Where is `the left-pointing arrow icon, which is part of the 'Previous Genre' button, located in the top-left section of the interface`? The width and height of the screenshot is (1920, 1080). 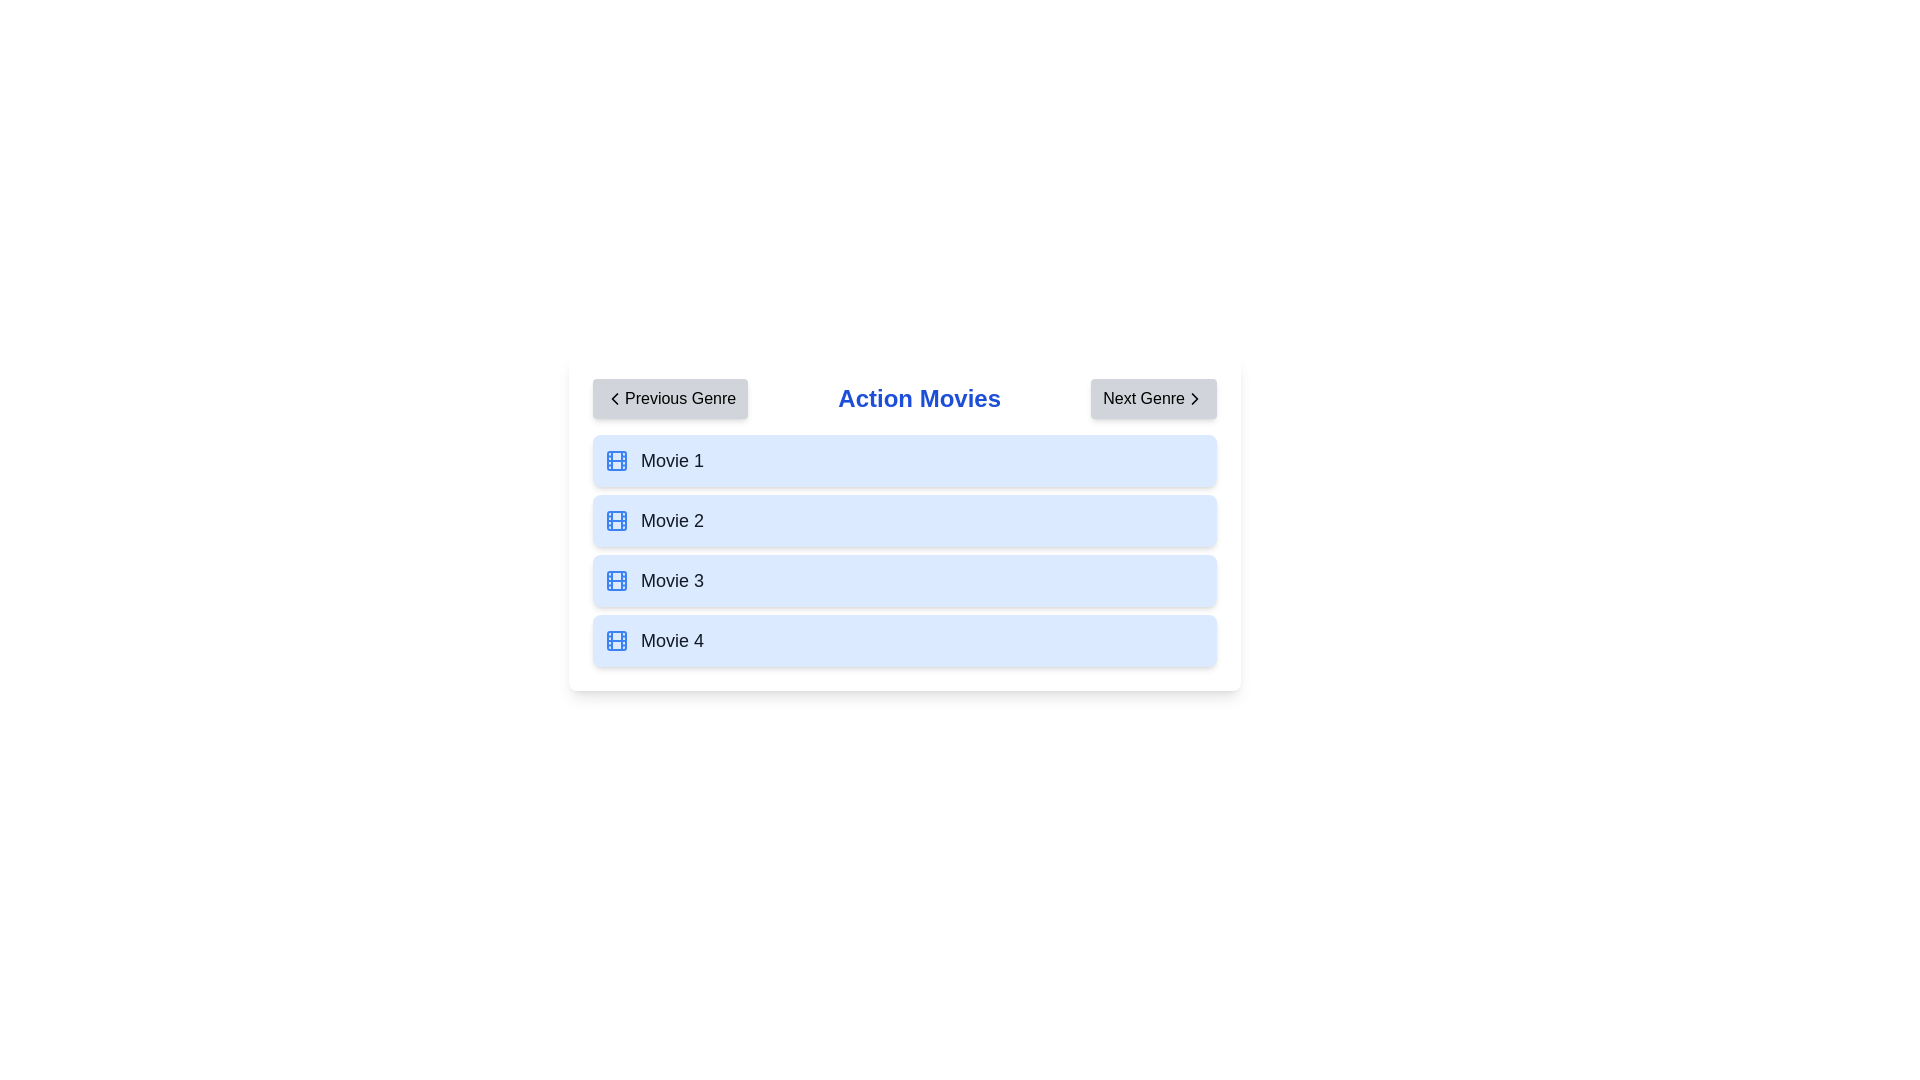 the left-pointing arrow icon, which is part of the 'Previous Genre' button, located in the top-left section of the interface is located at coordinates (613, 398).